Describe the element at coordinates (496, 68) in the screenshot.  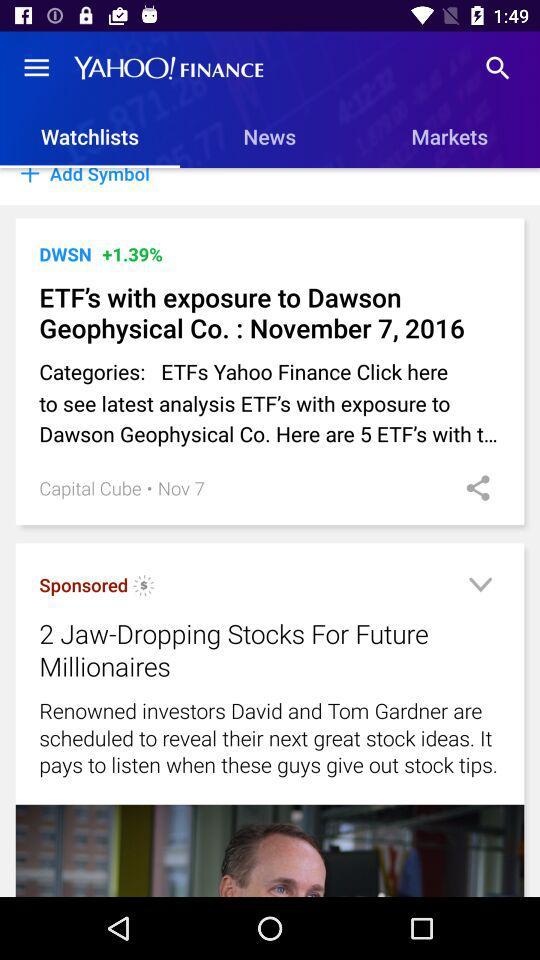
I see `the item above markets item` at that location.